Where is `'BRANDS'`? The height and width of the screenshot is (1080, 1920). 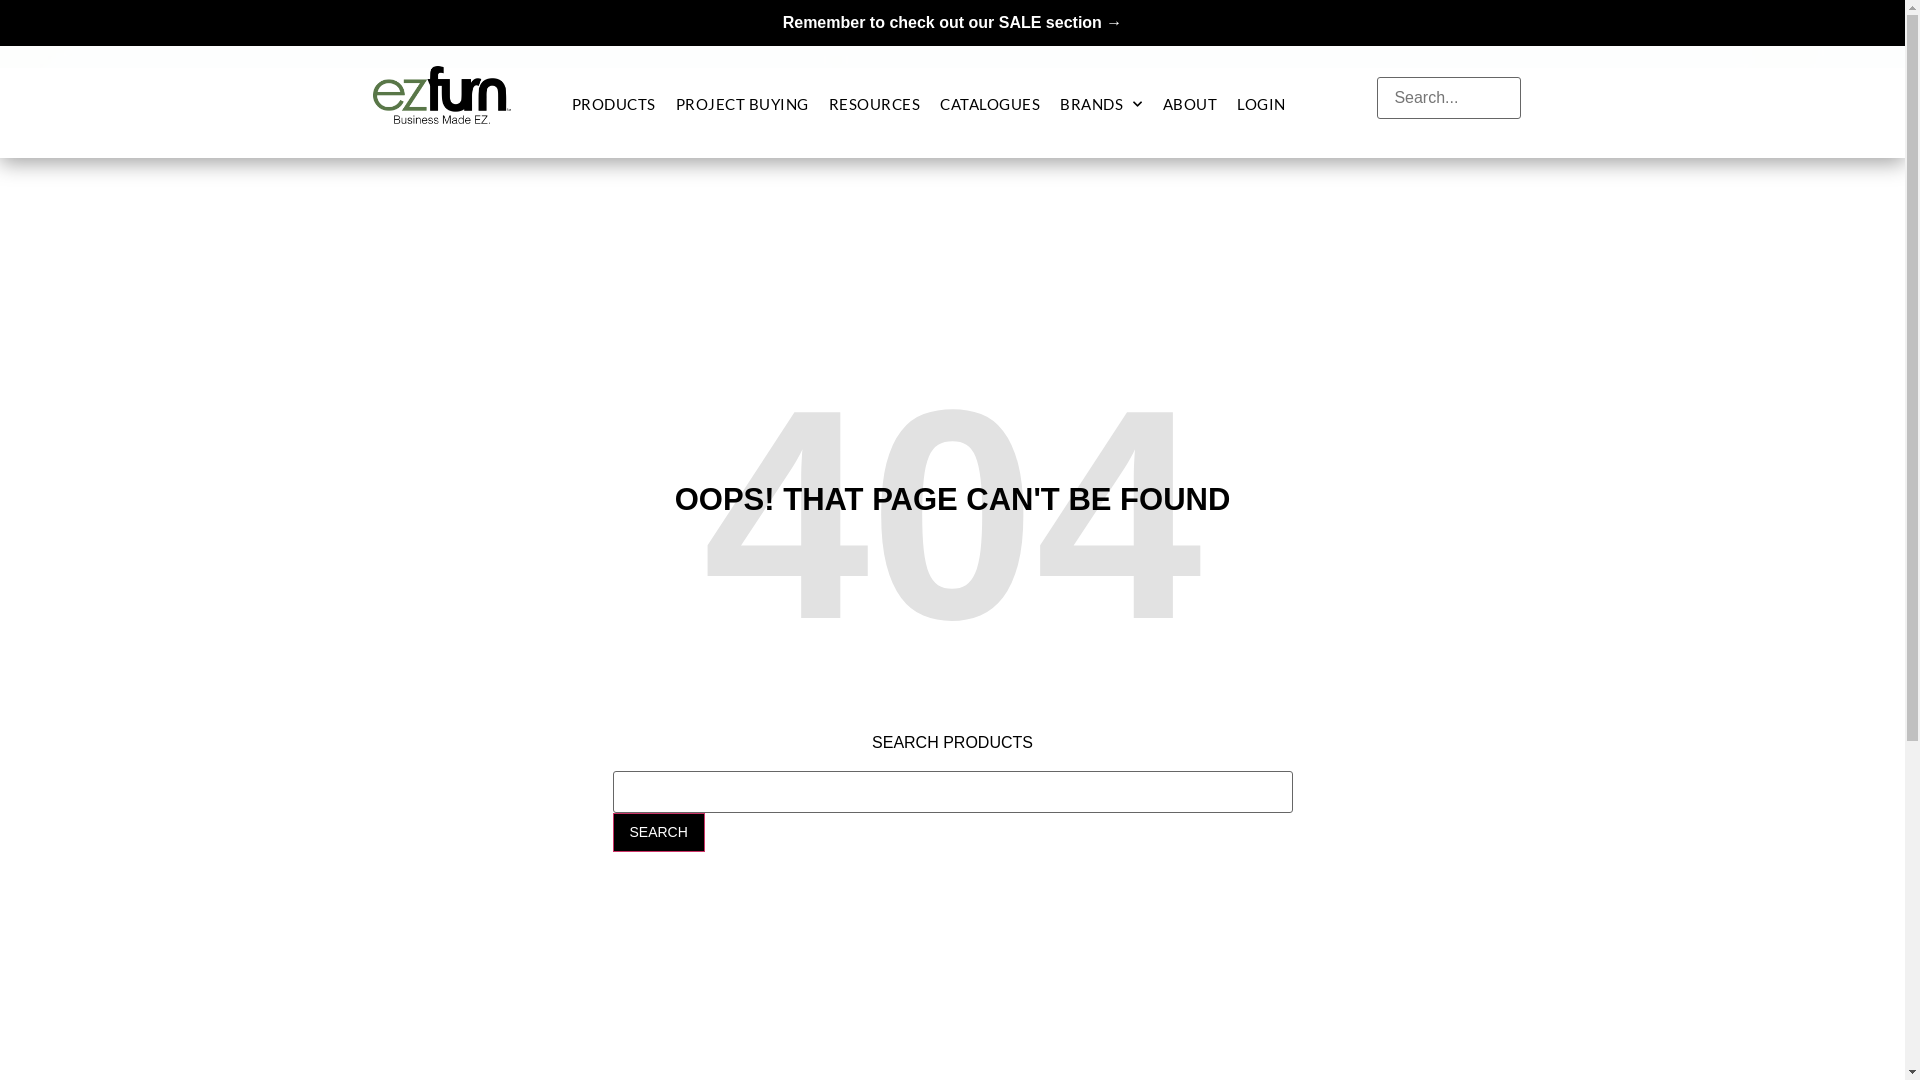 'BRANDS' is located at coordinates (1059, 104).